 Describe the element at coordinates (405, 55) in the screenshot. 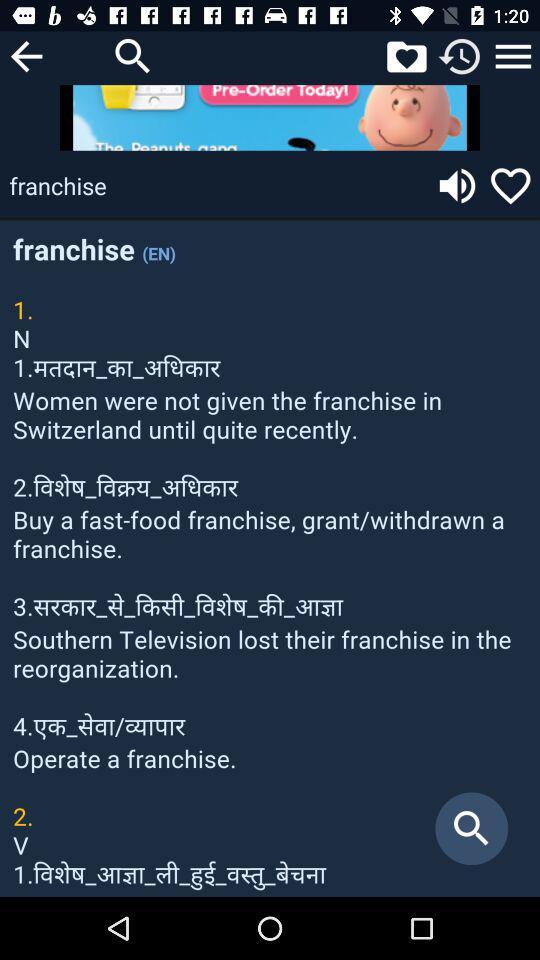

I see `the favorite icon` at that location.